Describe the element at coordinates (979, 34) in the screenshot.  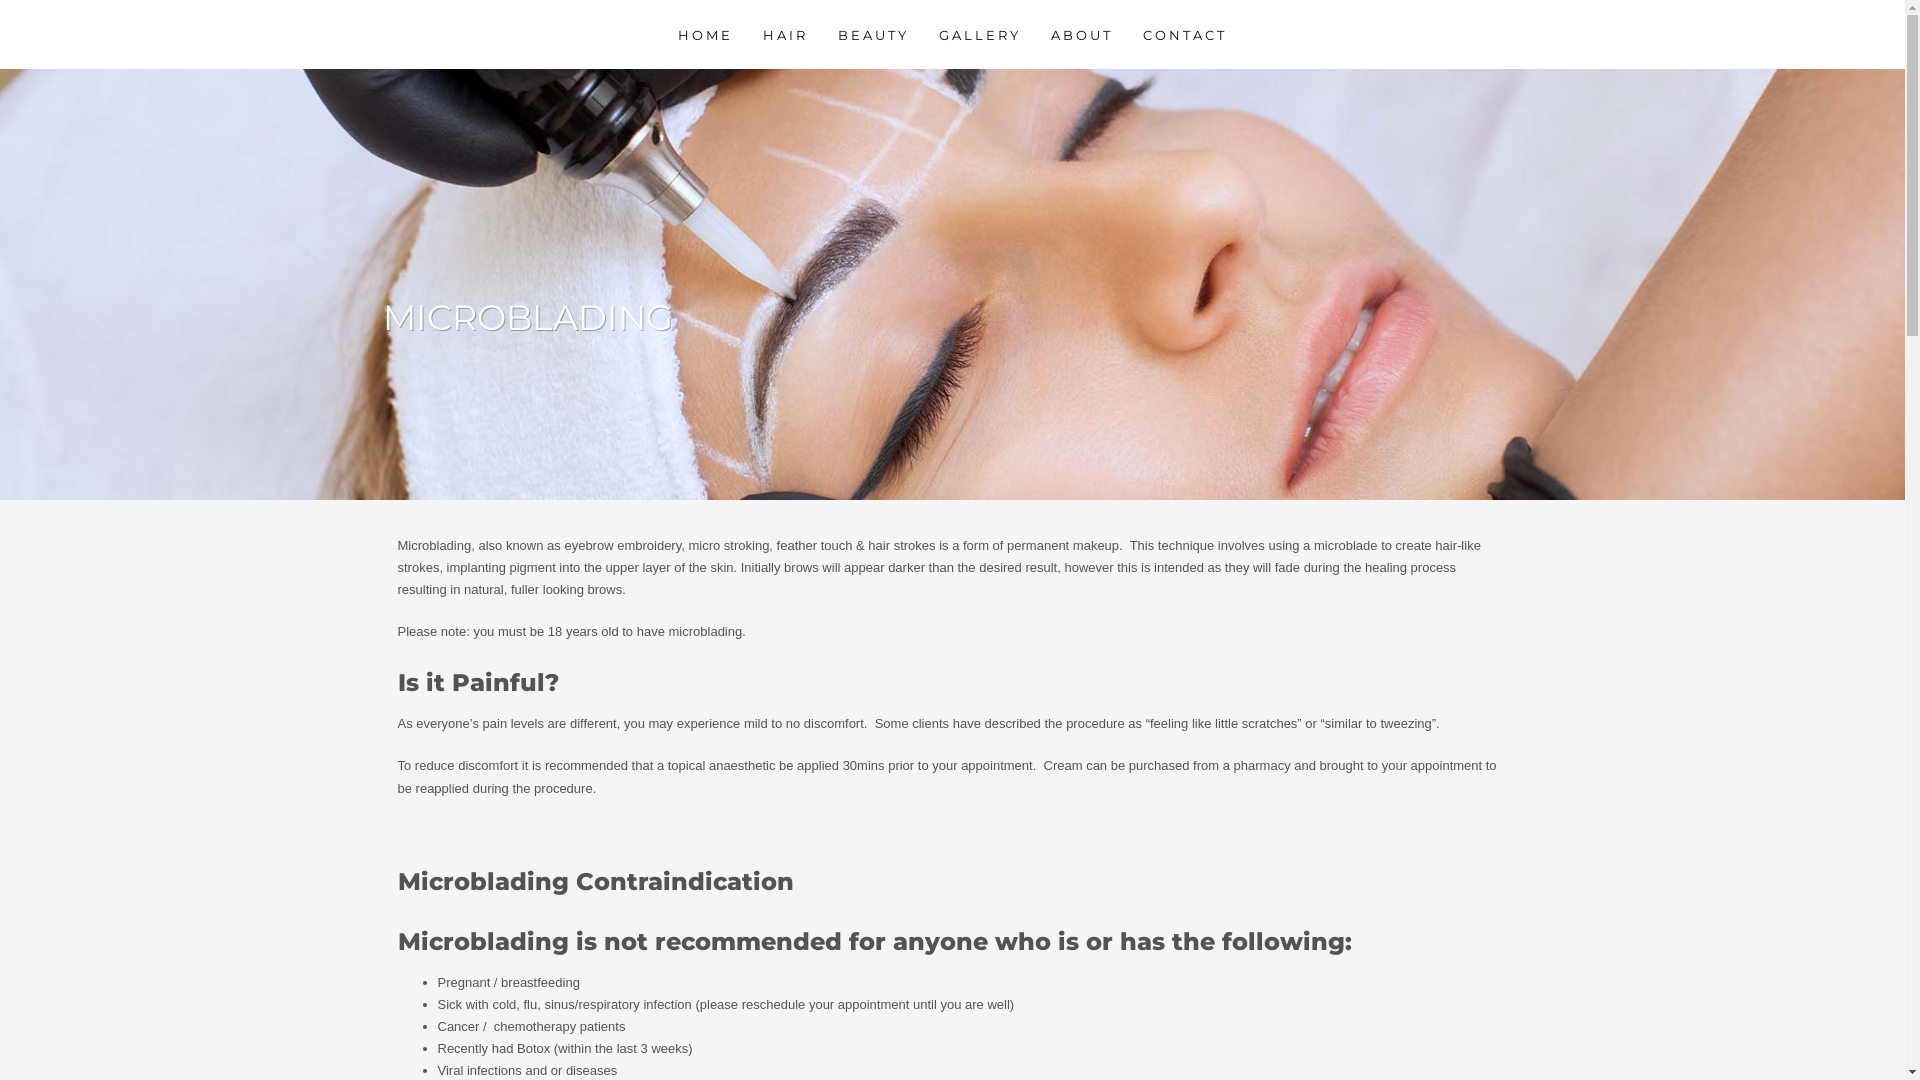
I see `'GALLERY'` at that location.